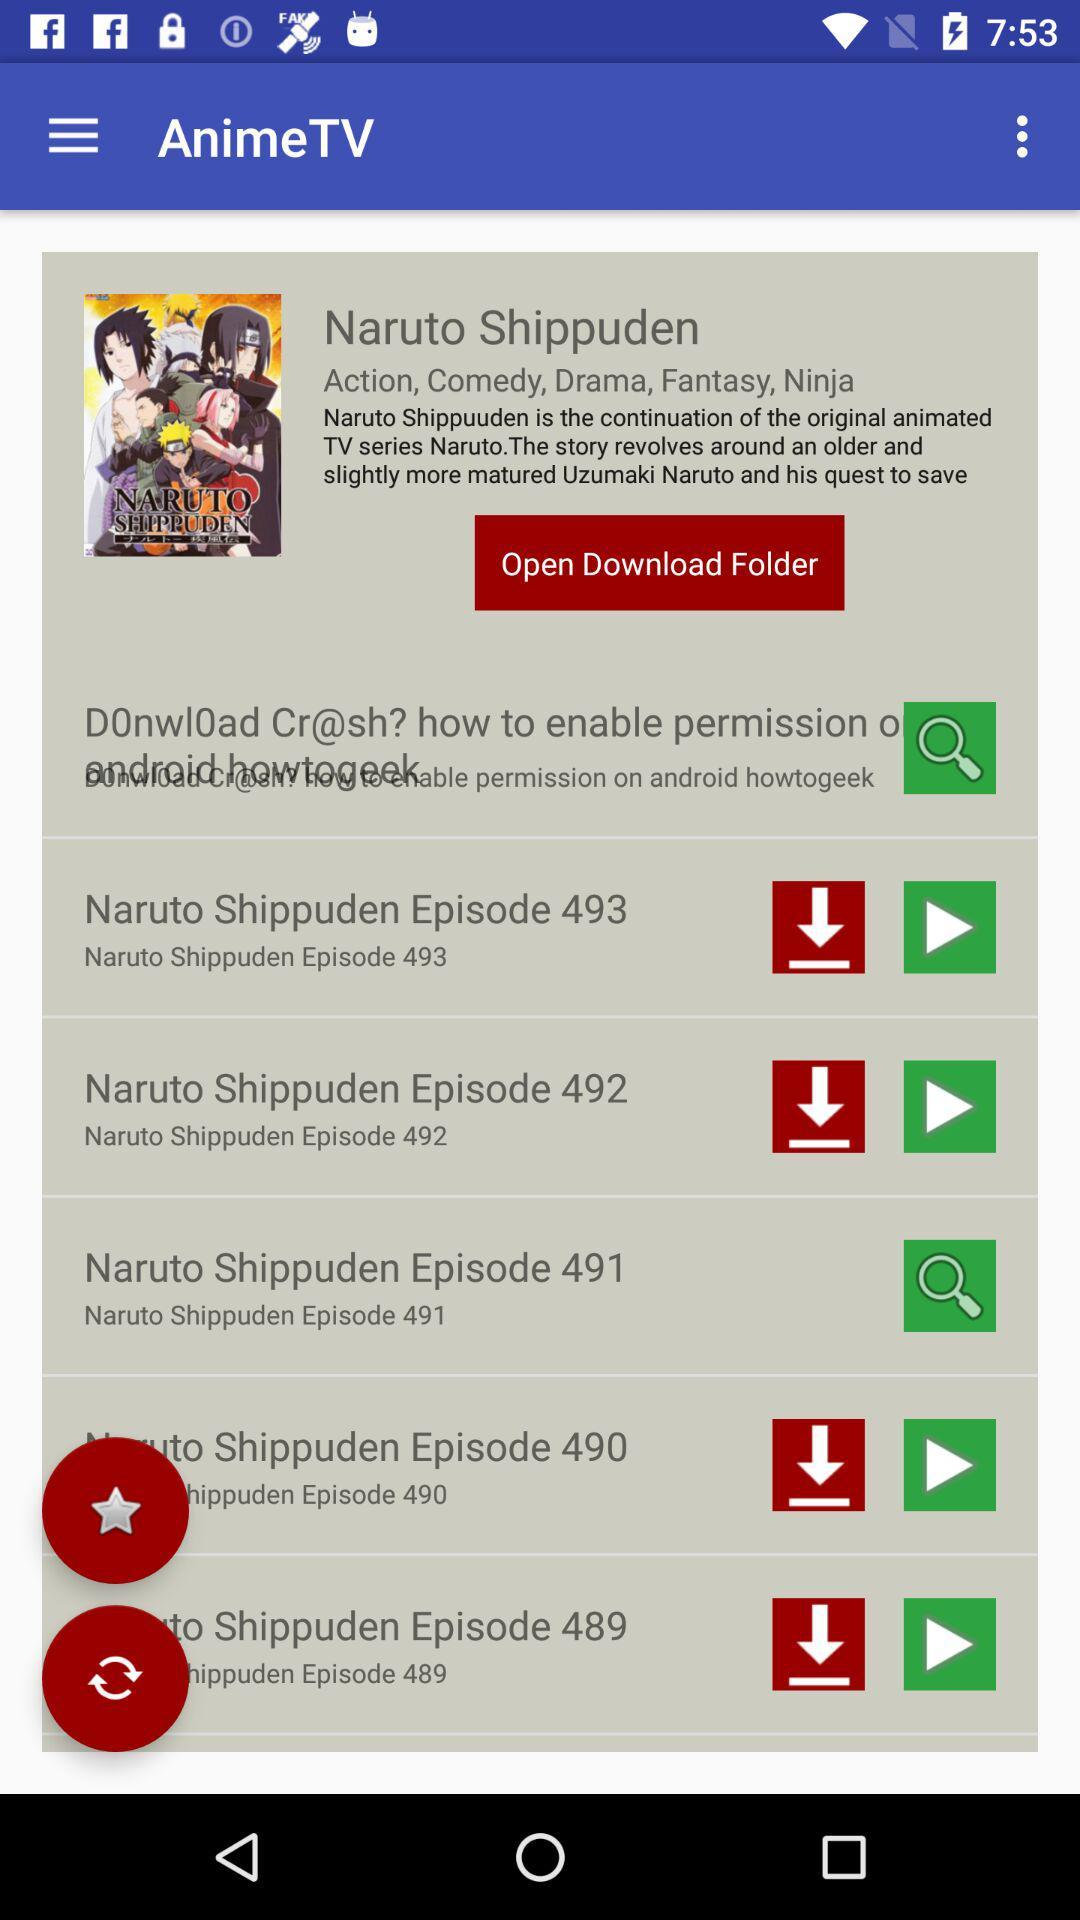  Describe the element at coordinates (659, 561) in the screenshot. I see `open download folder item` at that location.